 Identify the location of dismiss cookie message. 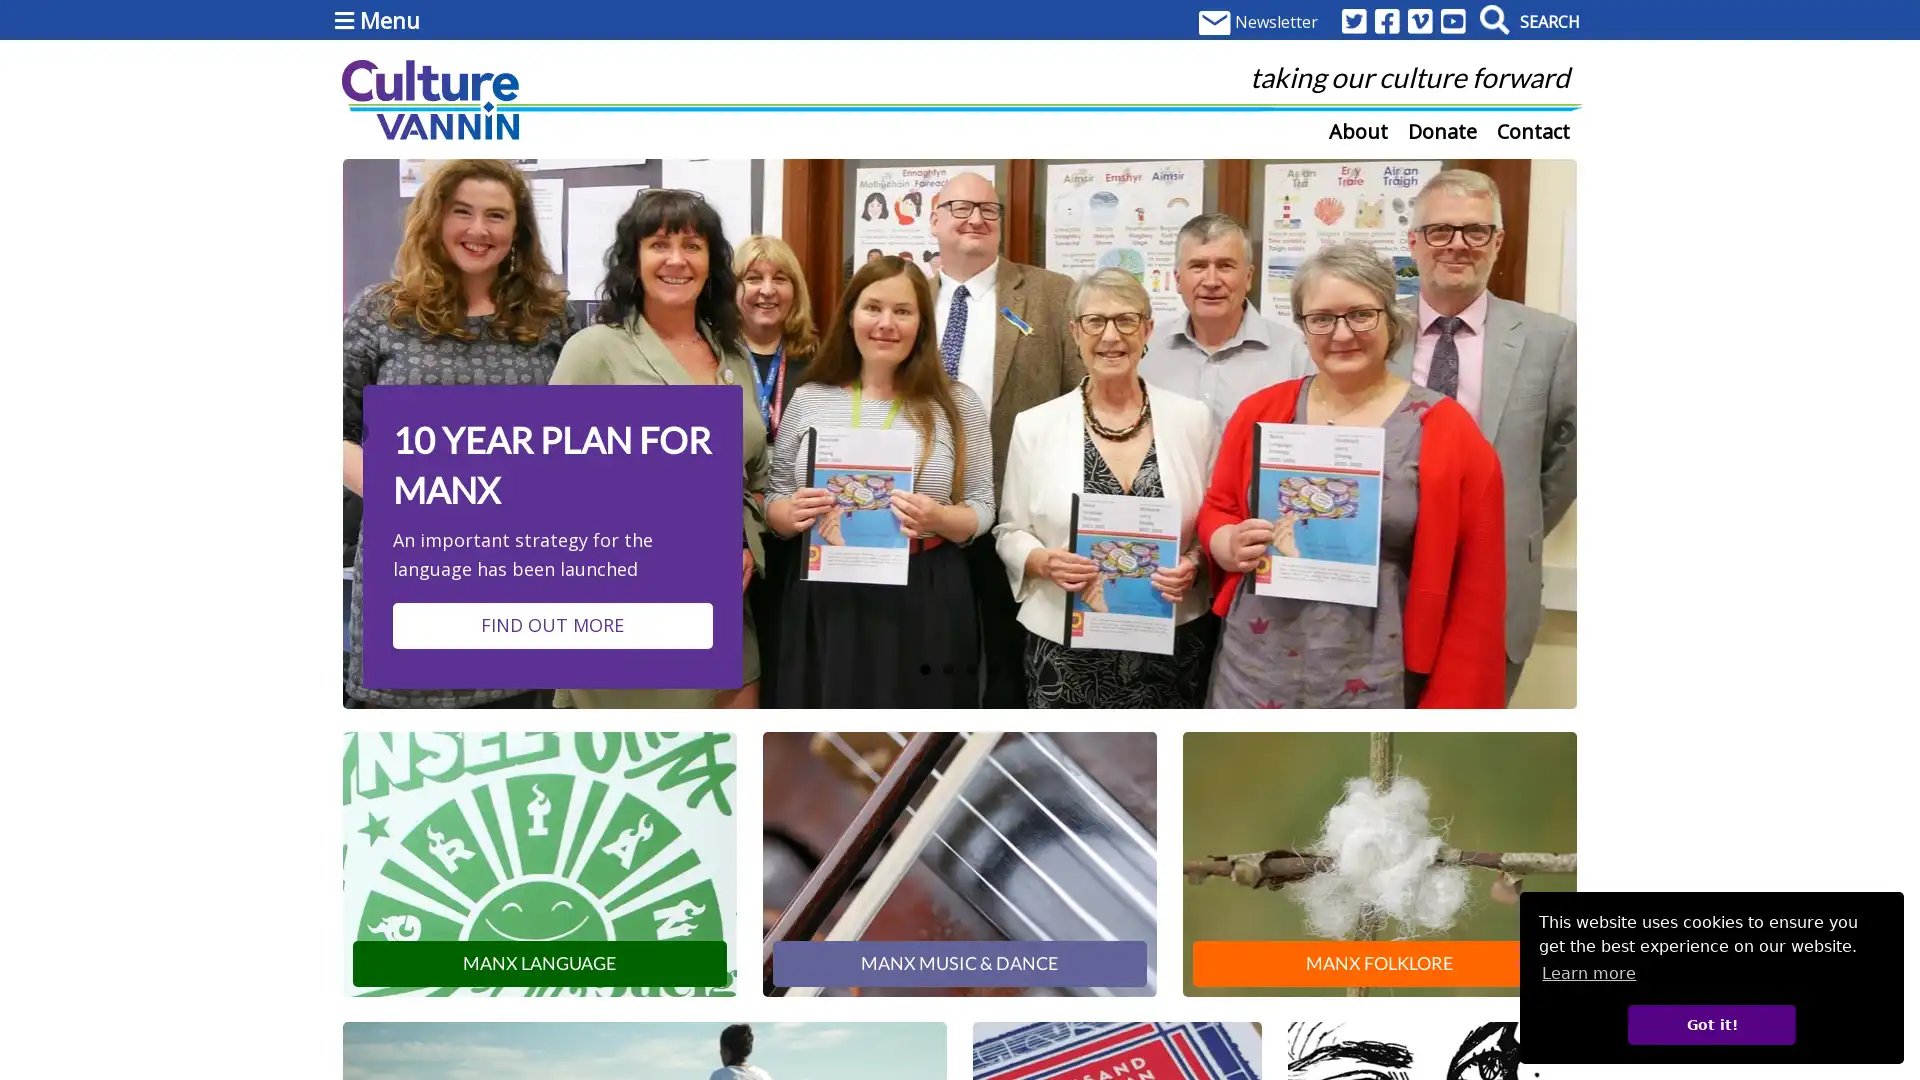
(1710, 1024).